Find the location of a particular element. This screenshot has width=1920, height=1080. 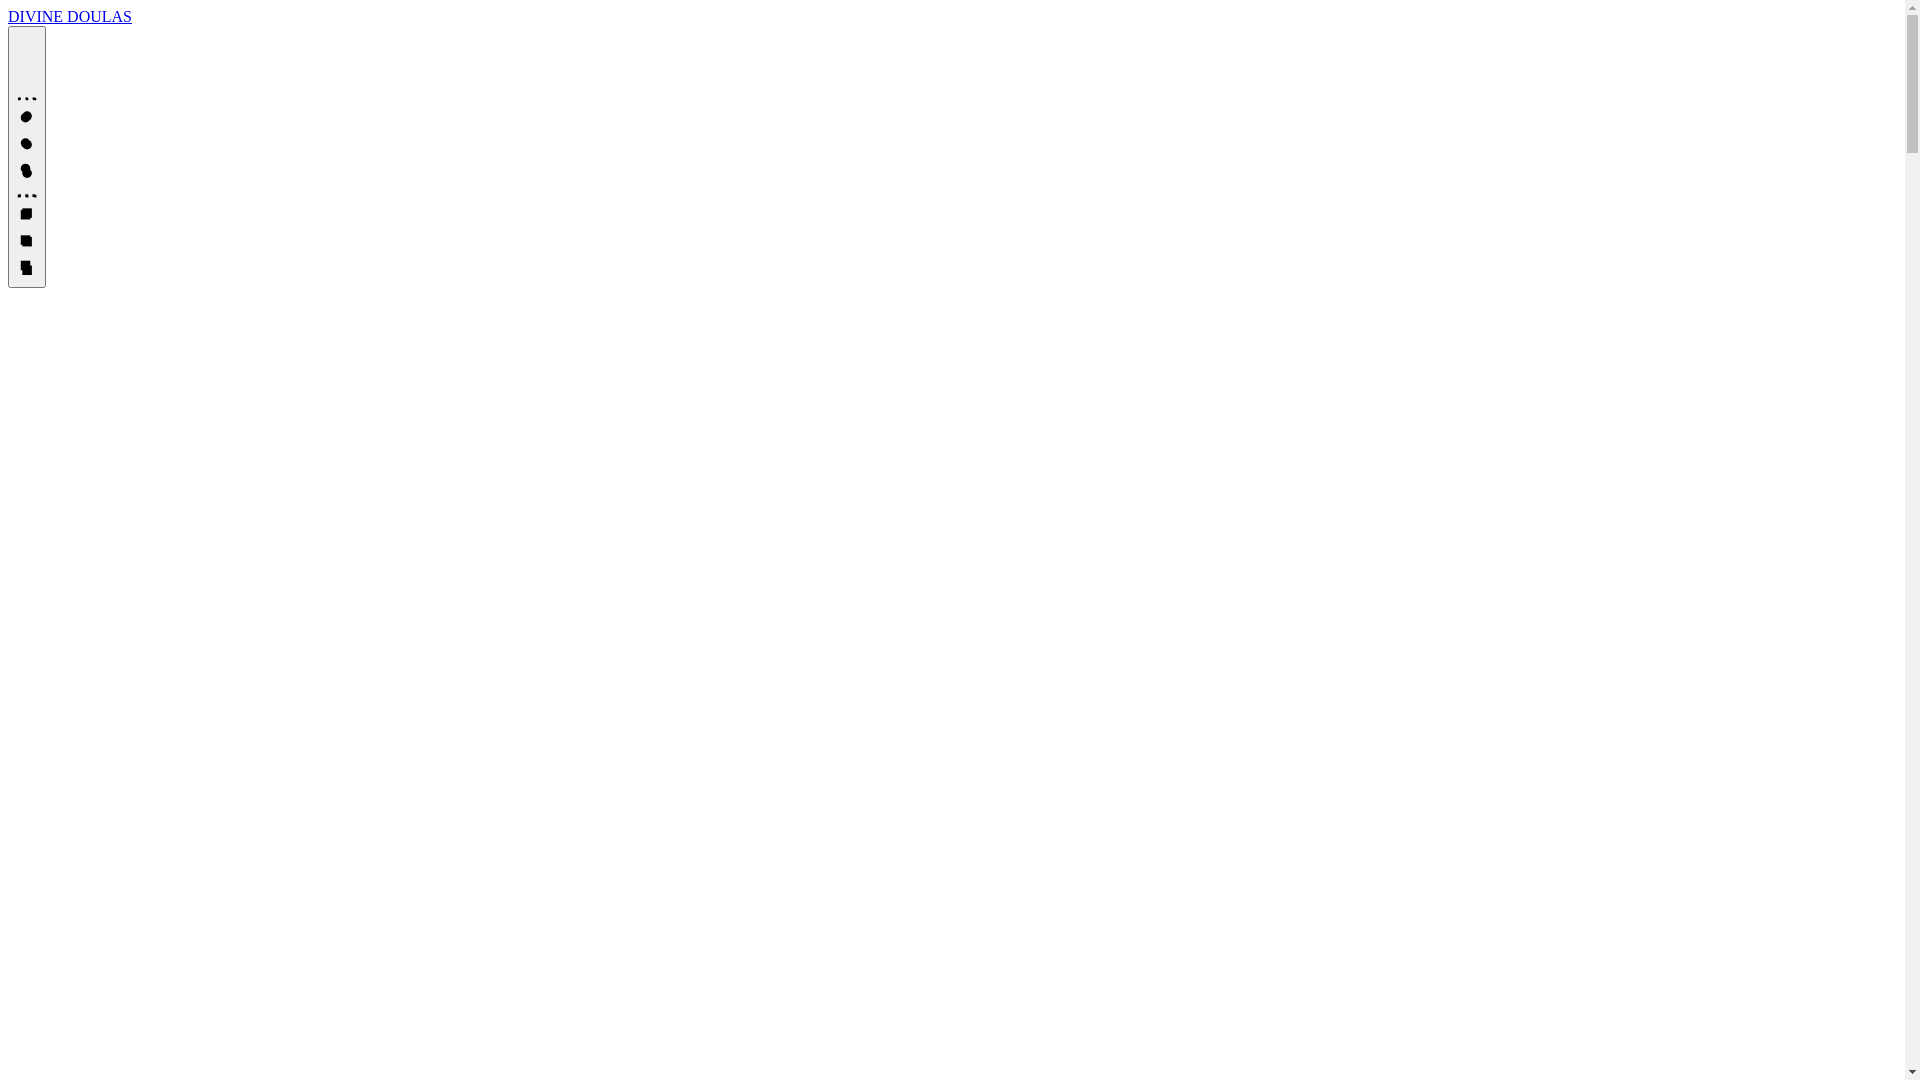

'DIVINE DOULAS' is located at coordinates (70, 16).